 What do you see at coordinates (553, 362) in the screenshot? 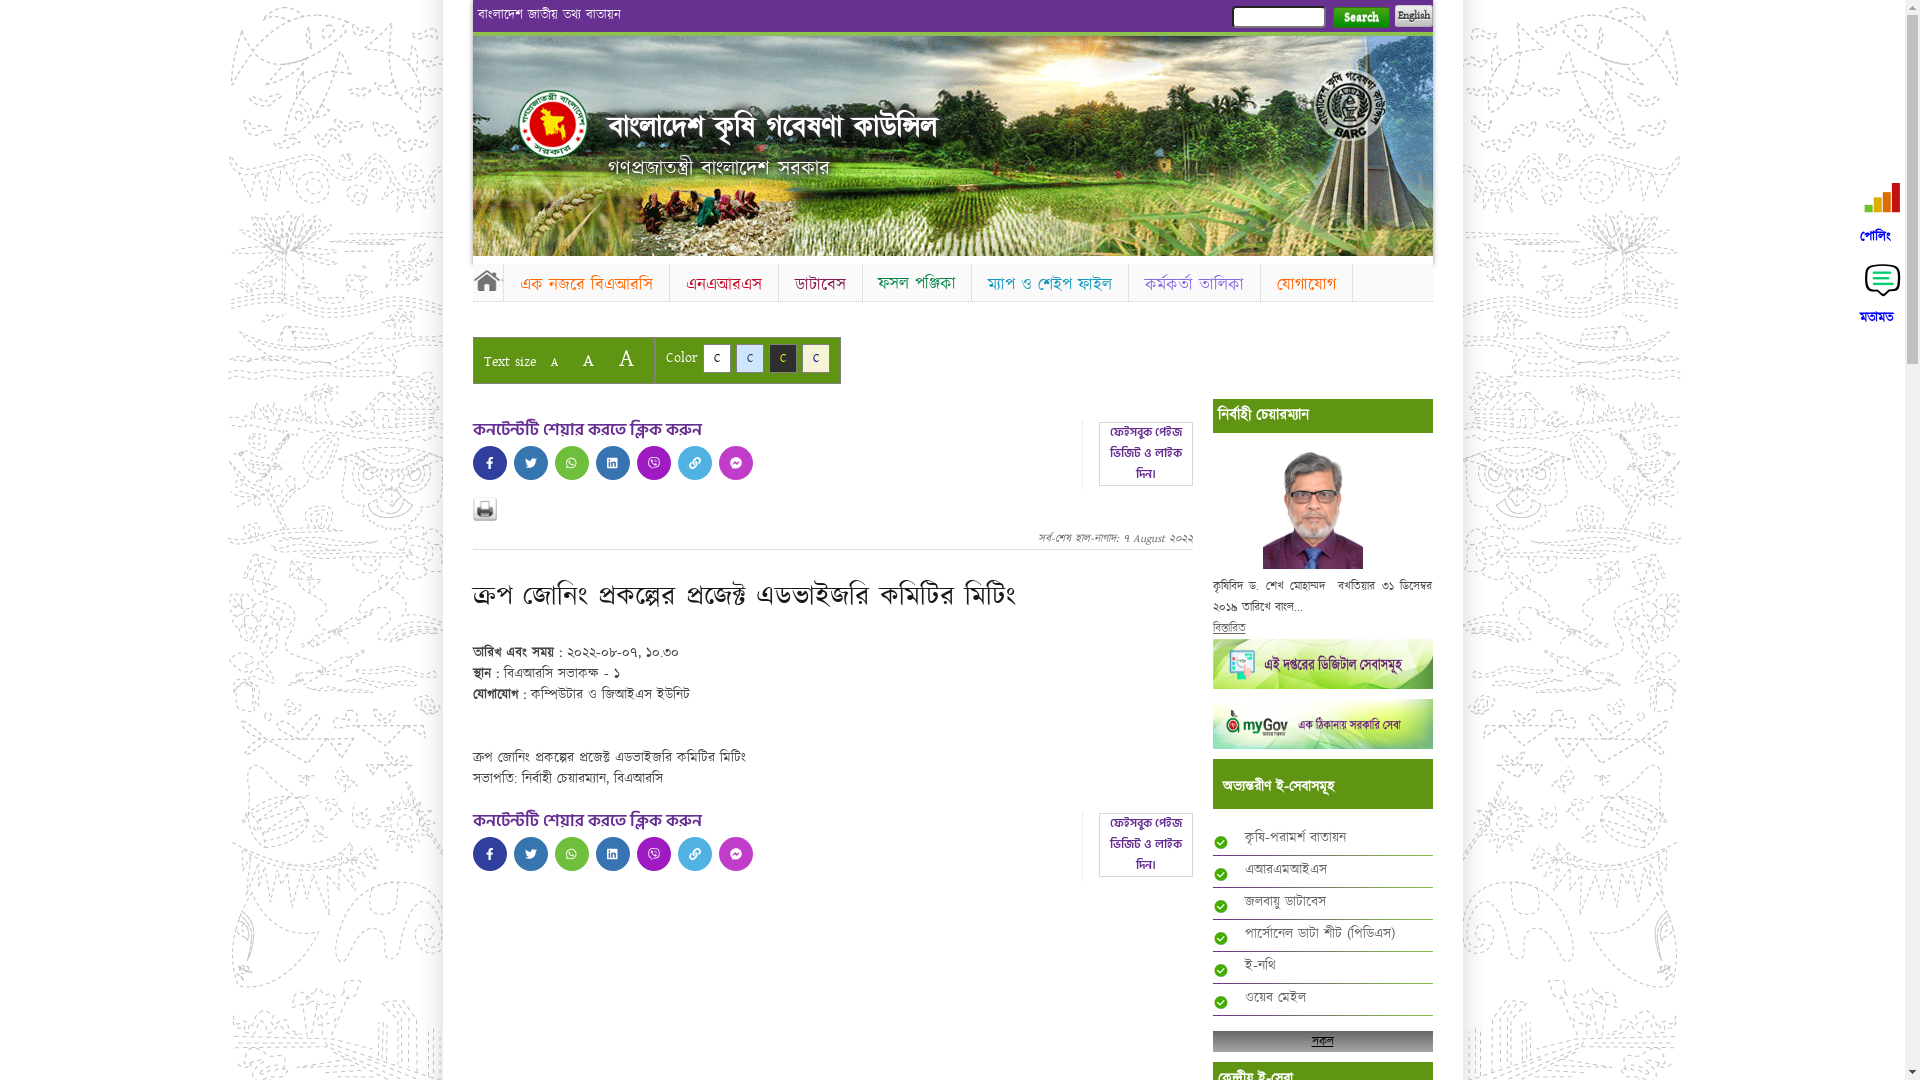
I see `'A'` at bounding box center [553, 362].